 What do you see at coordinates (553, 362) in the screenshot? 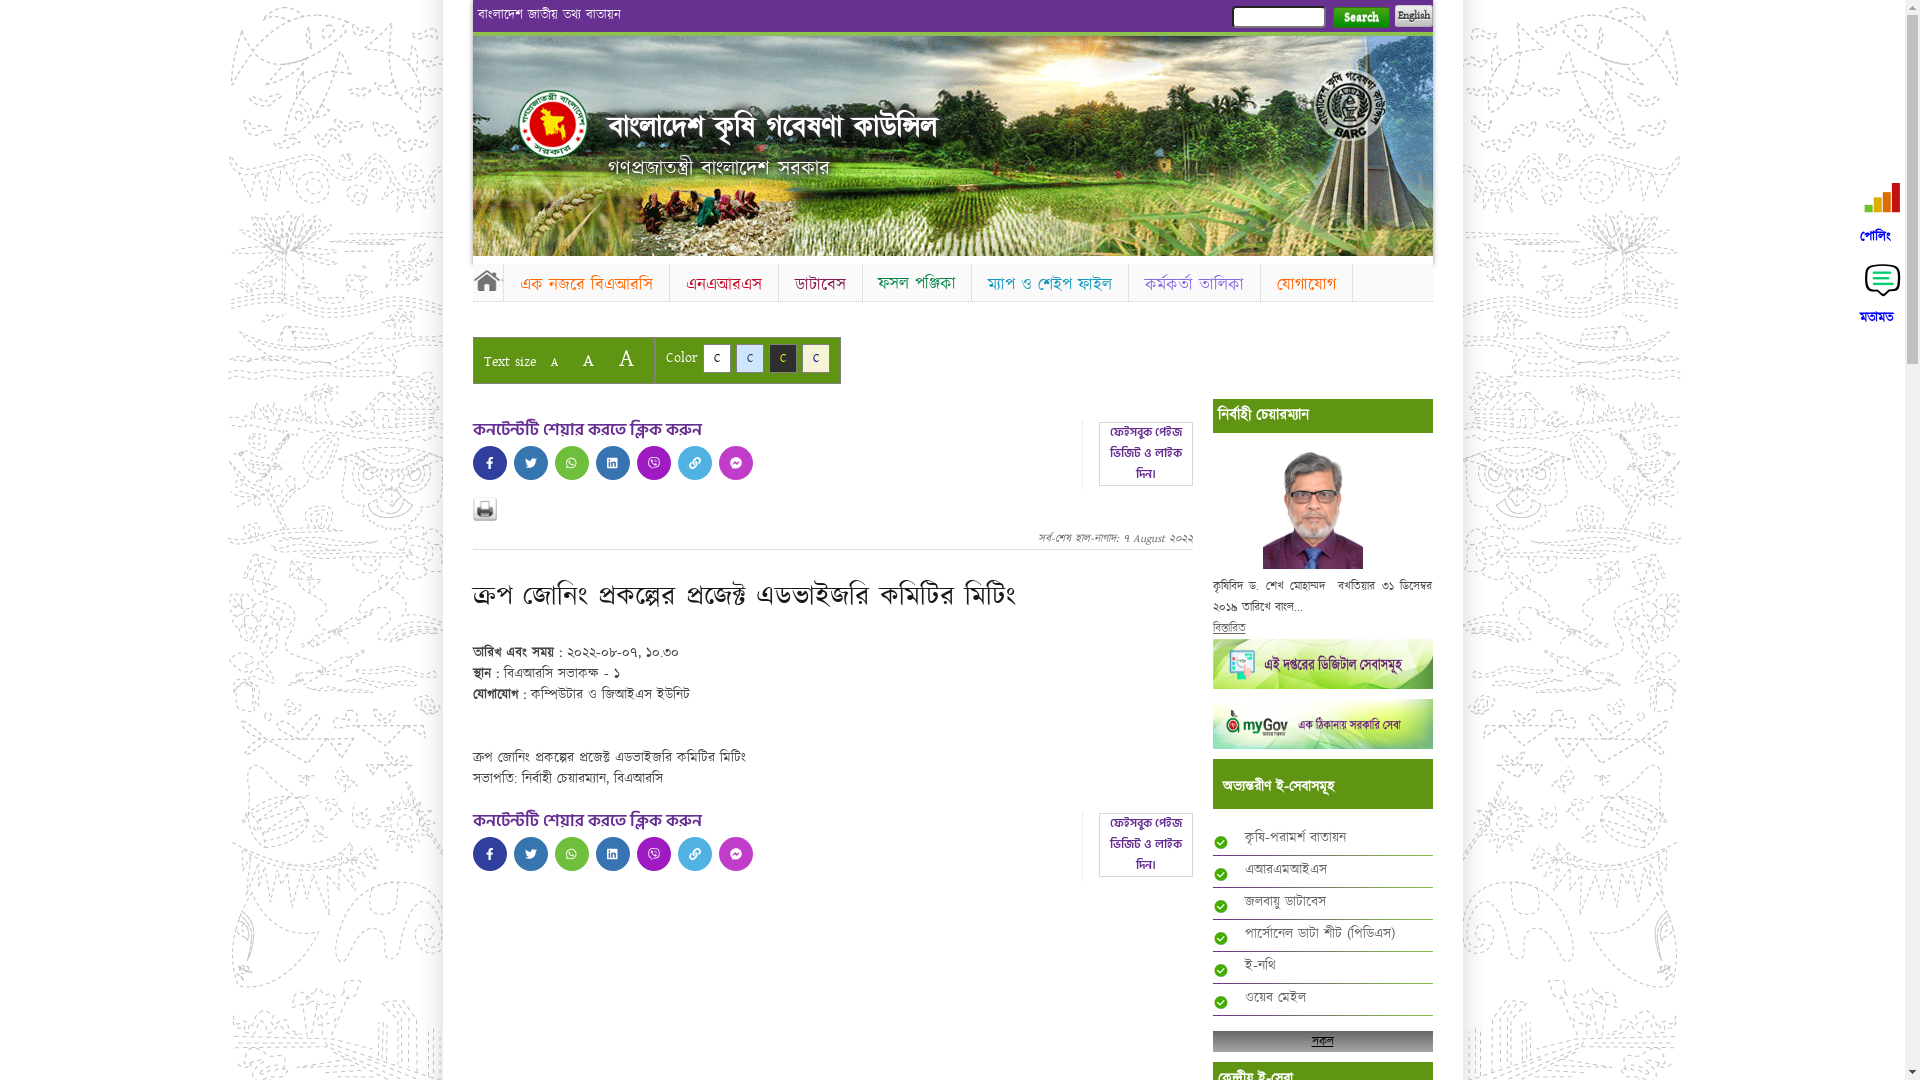
I see `'A'` at bounding box center [553, 362].